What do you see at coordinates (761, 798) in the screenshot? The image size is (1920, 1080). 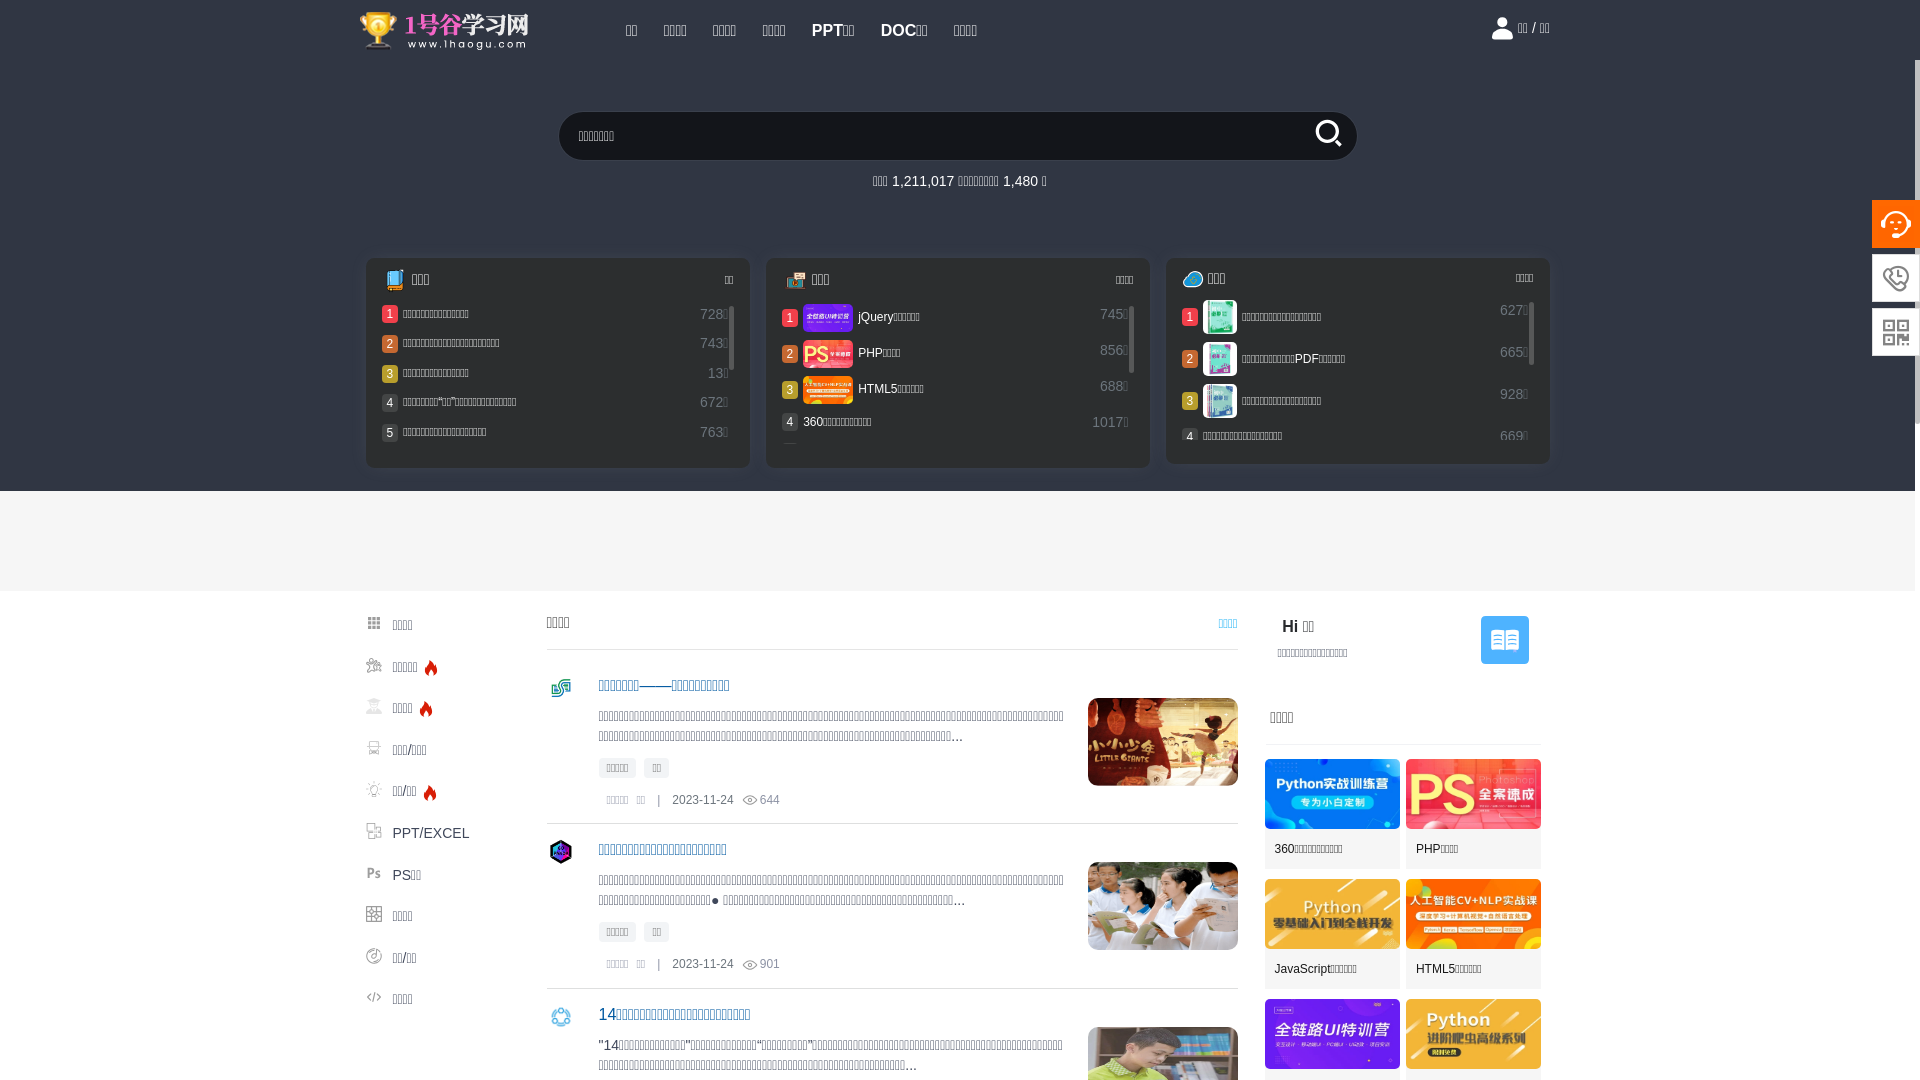 I see `'644'` at bounding box center [761, 798].